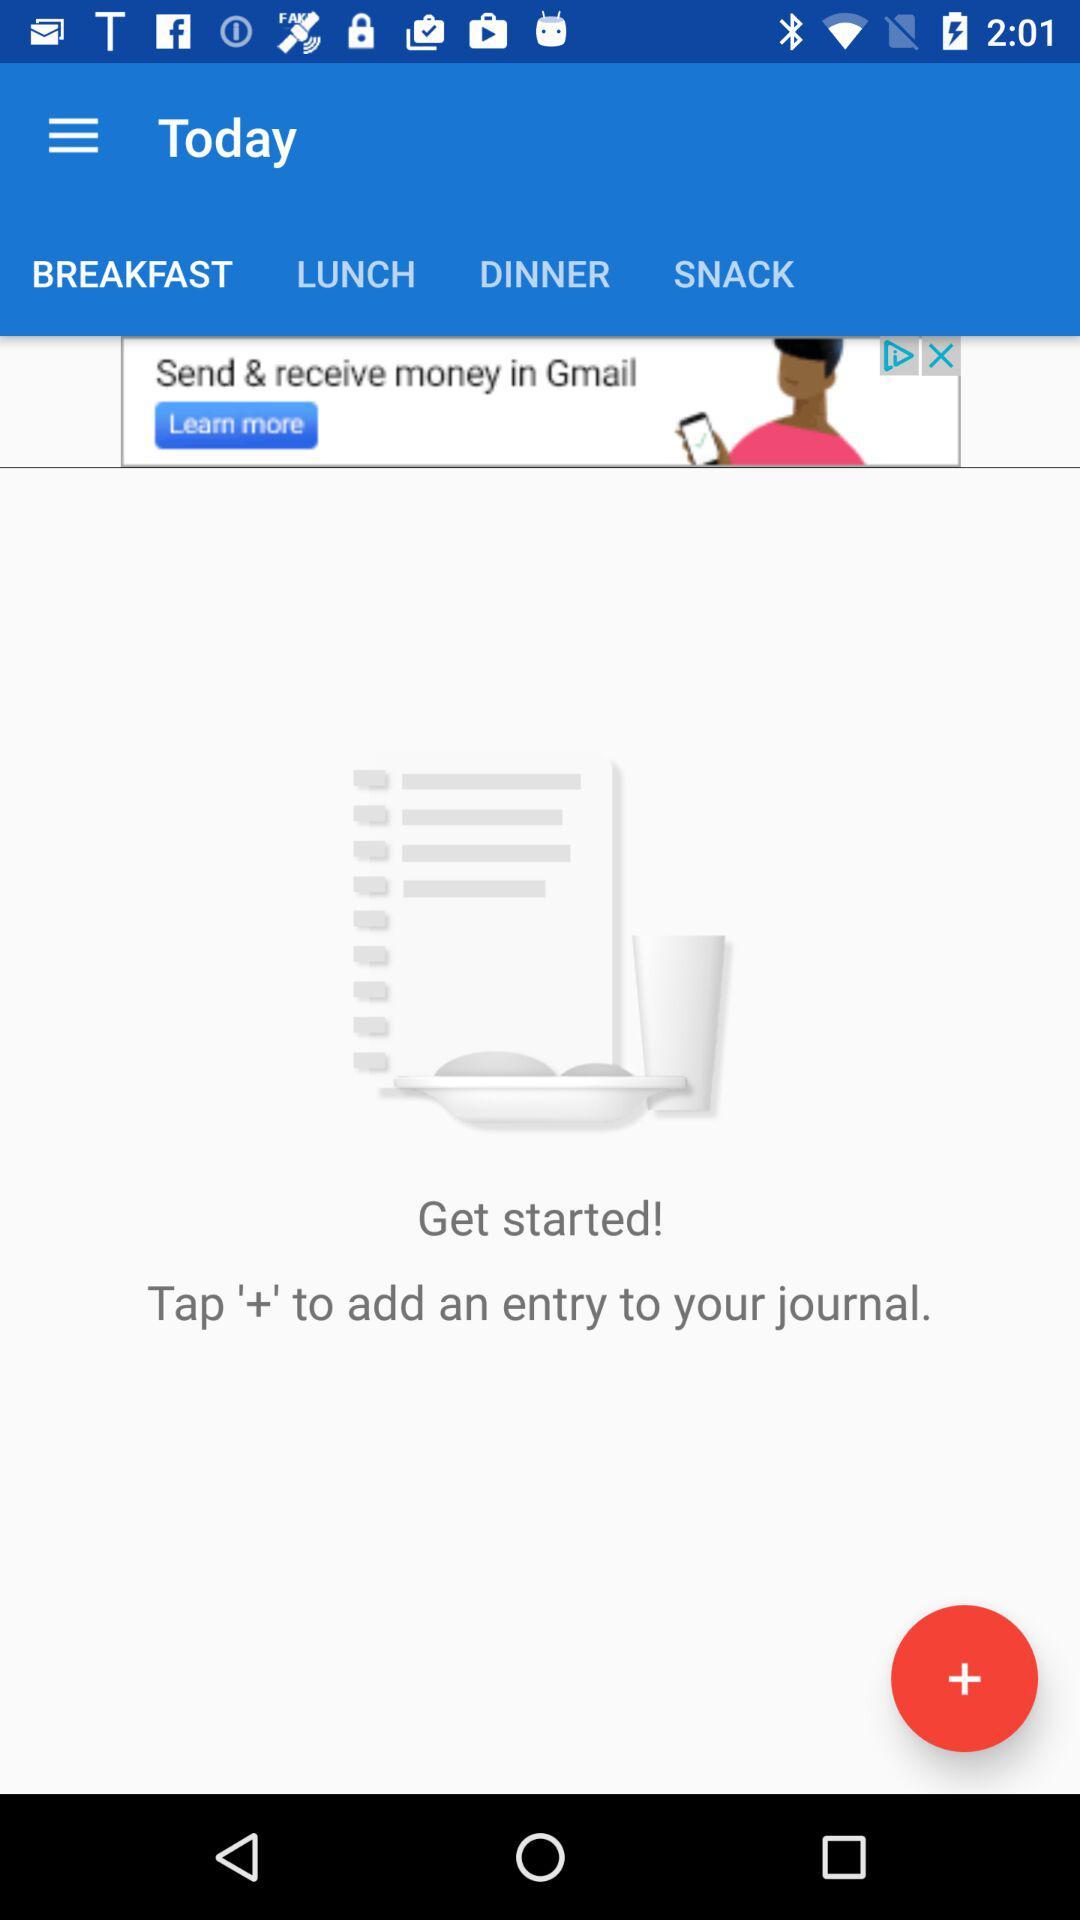 This screenshot has height=1920, width=1080. What do you see at coordinates (540, 400) in the screenshot?
I see `advertisement` at bounding box center [540, 400].